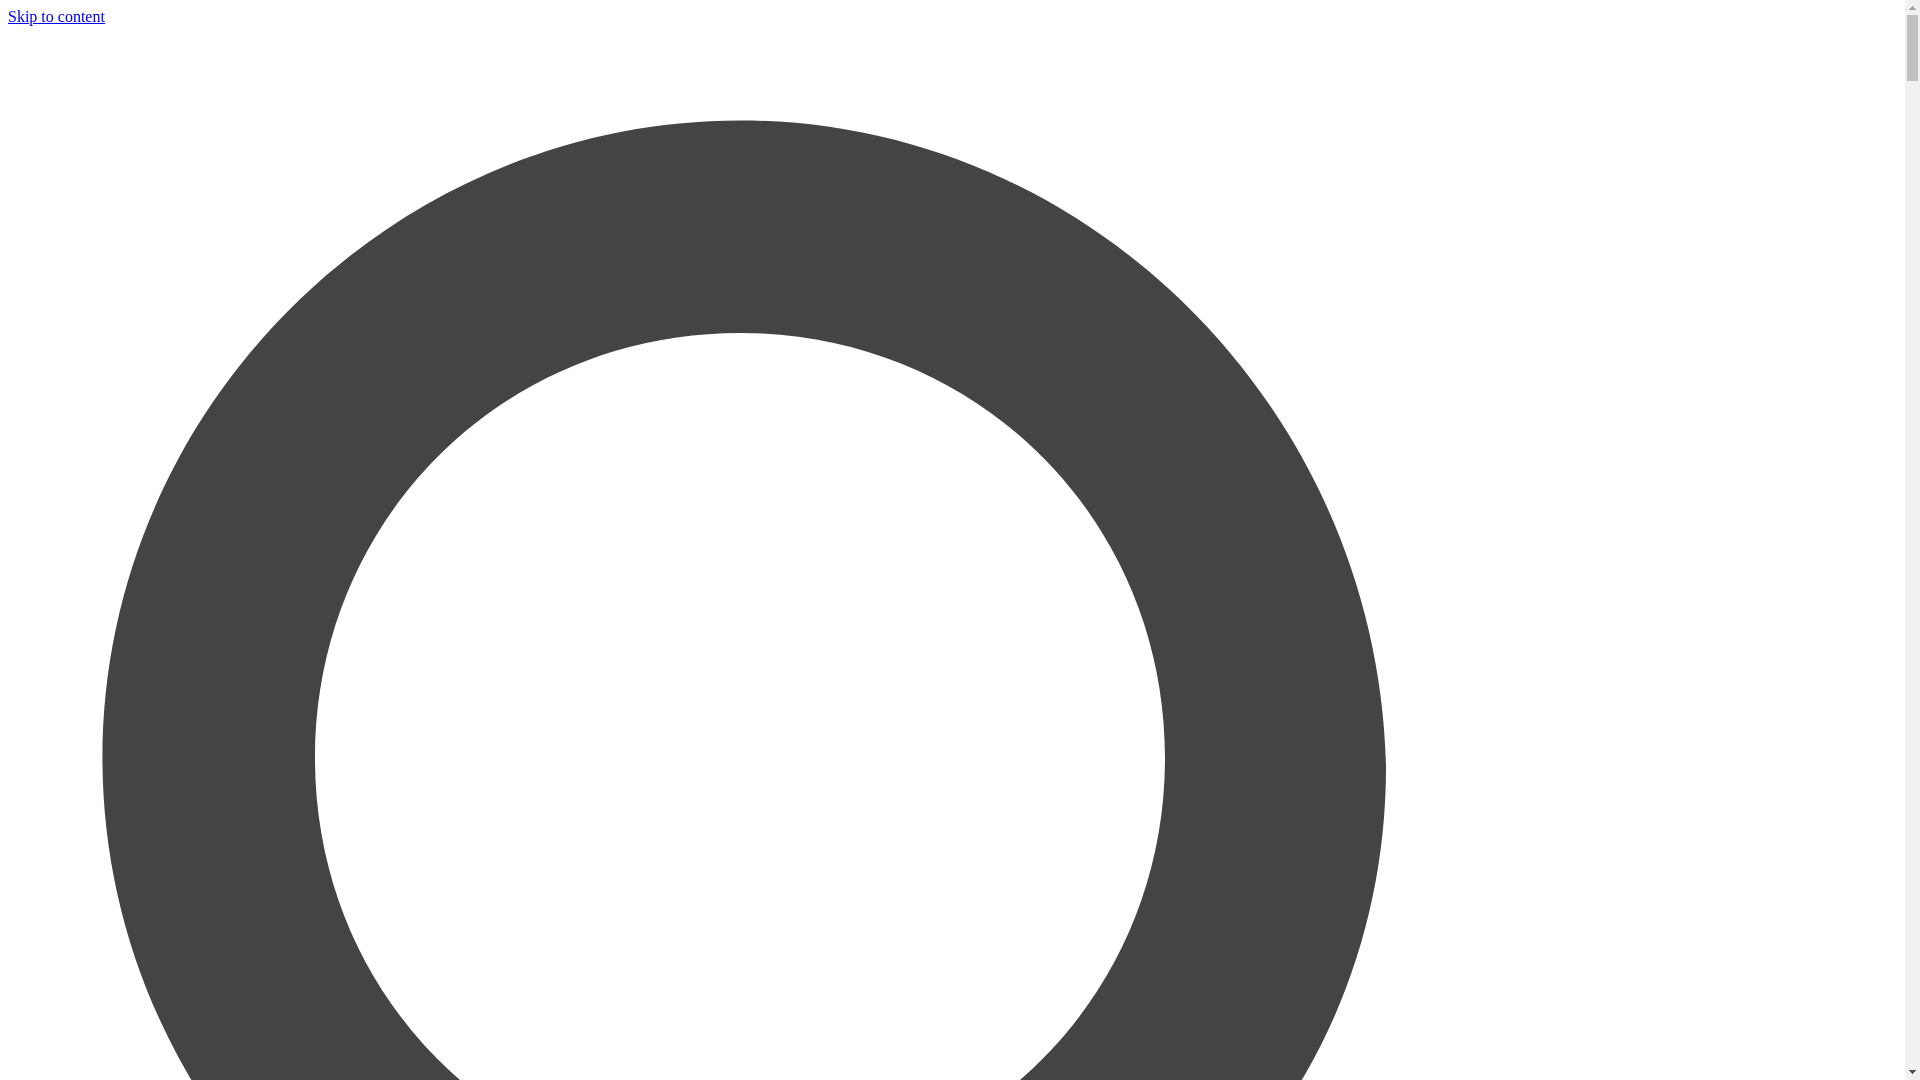 The image size is (1920, 1080). Describe the element at coordinates (56, 16) in the screenshot. I see `'Skip to content'` at that location.